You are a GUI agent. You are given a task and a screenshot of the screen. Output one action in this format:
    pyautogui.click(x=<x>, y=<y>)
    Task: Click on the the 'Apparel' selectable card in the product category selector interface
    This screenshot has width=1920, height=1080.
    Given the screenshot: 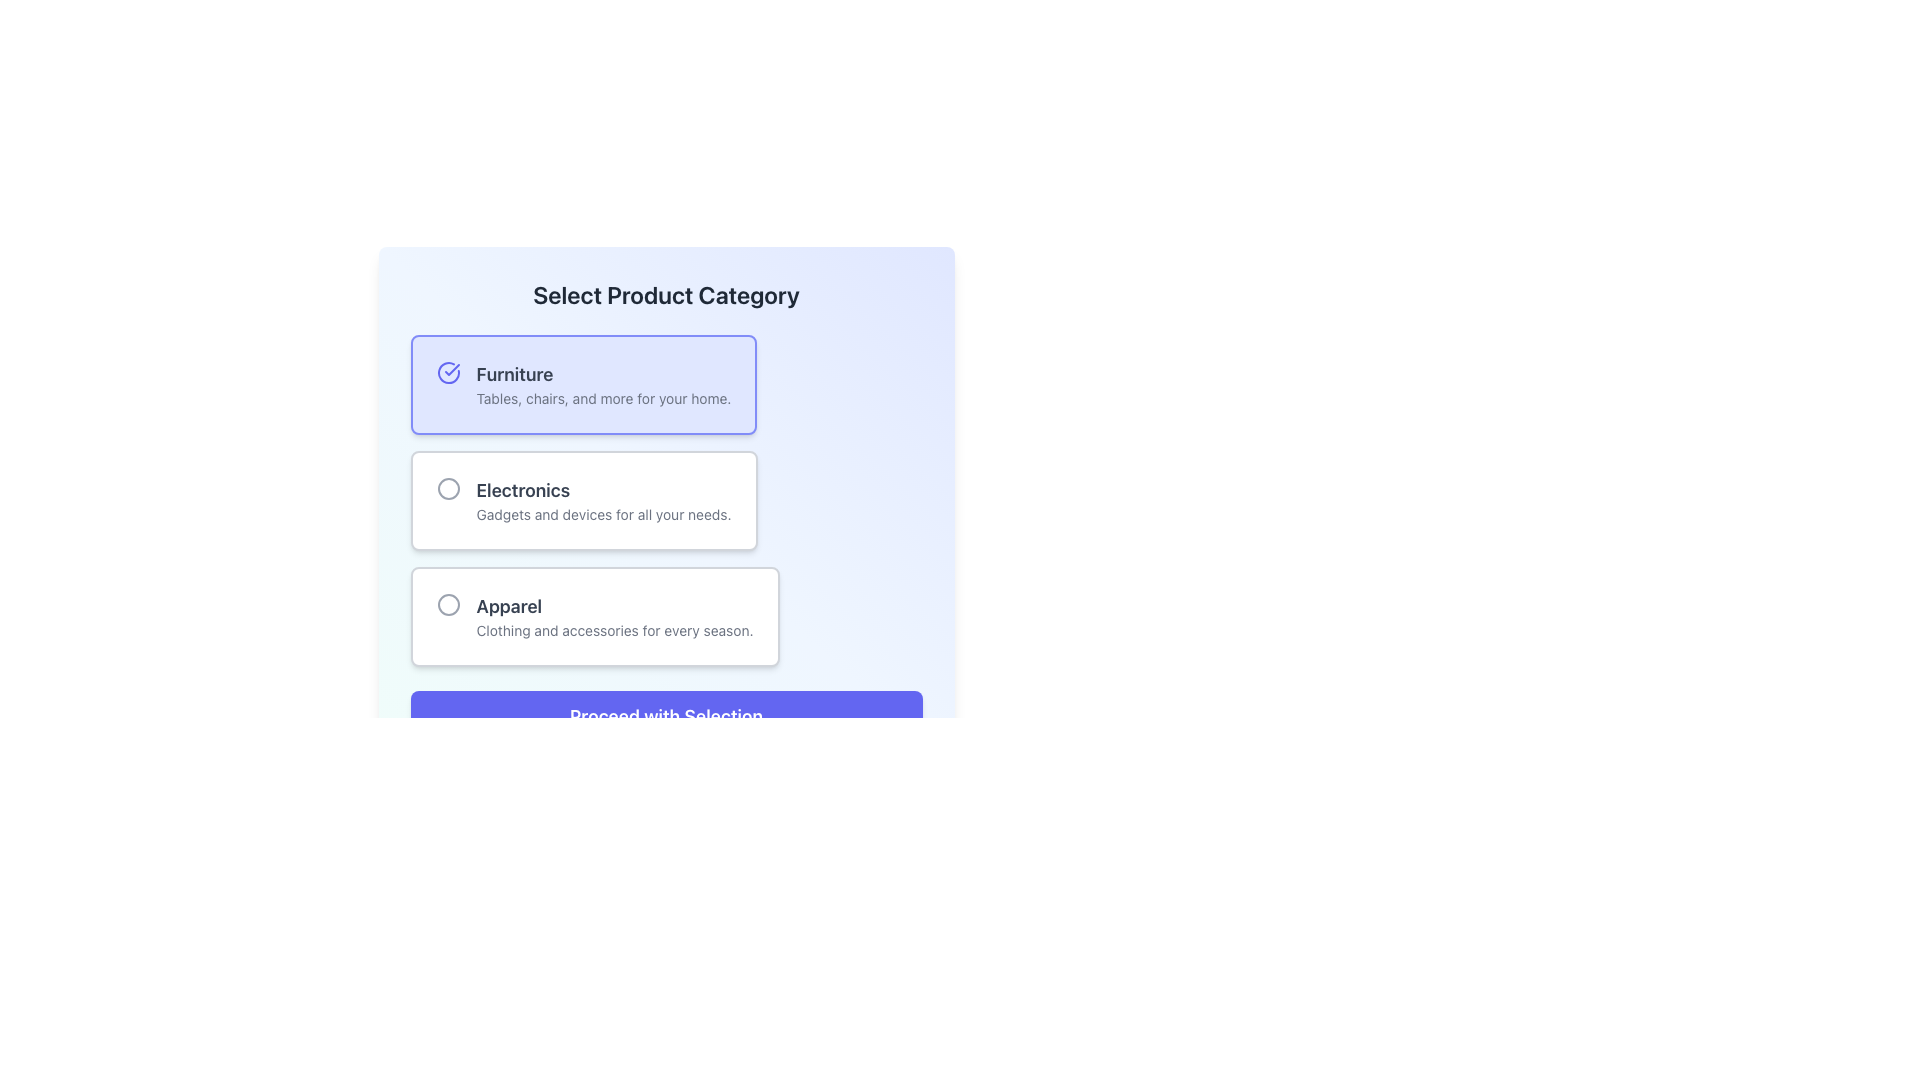 What is the action you would take?
    pyautogui.click(x=613, y=616)
    